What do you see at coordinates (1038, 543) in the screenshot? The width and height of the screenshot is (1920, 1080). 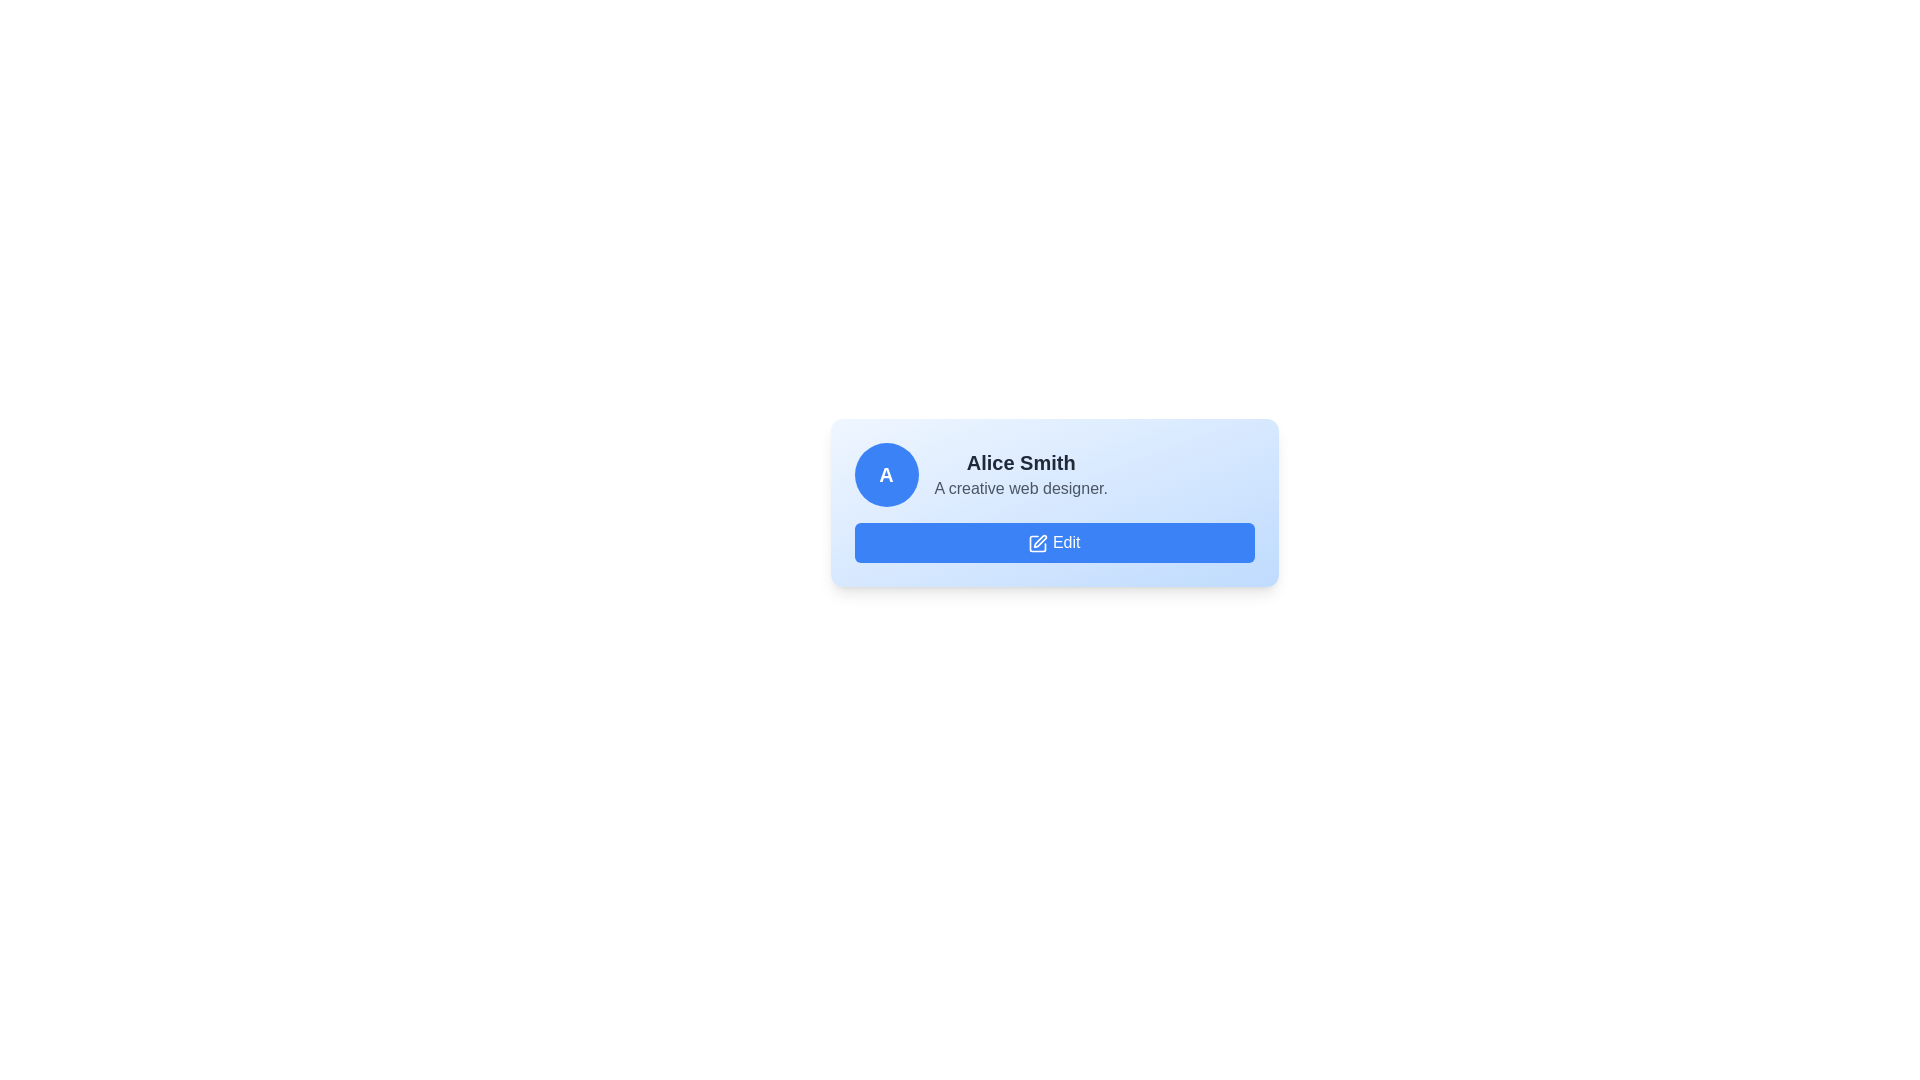 I see `the 'Edit' button that contains the edit icon, which serves as a visual cue for editing actions` at bounding box center [1038, 543].